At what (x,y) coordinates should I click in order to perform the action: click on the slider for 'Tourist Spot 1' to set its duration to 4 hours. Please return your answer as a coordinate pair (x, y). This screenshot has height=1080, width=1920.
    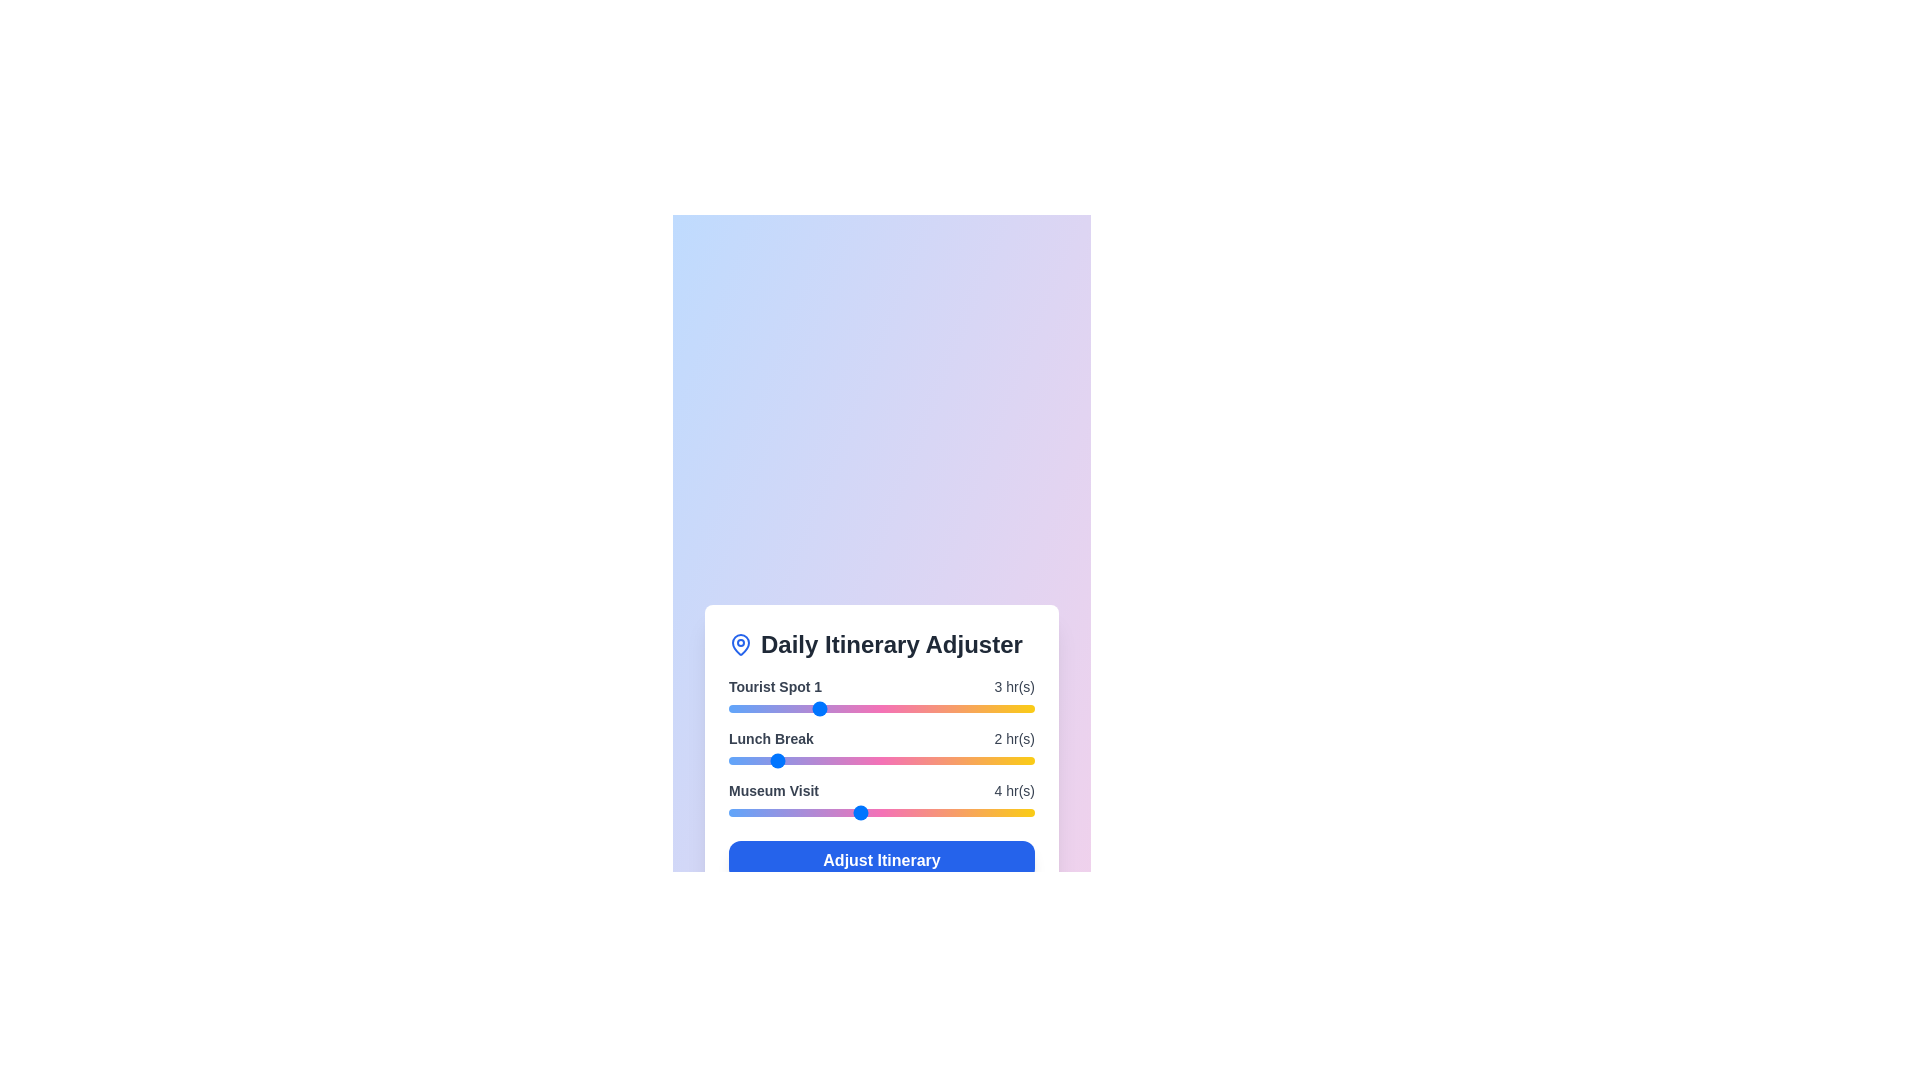
    Looking at the image, I should click on (860, 708).